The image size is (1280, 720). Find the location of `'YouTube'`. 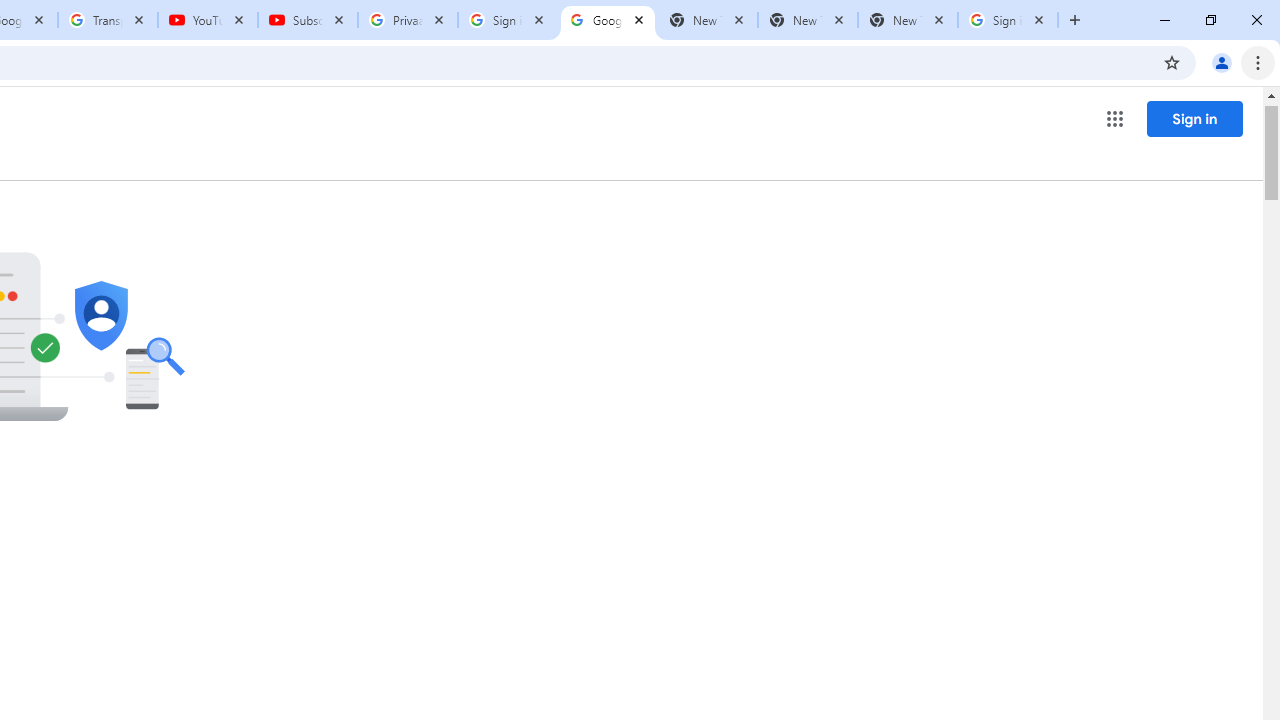

'YouTube' is located at coordinates (208, 20).